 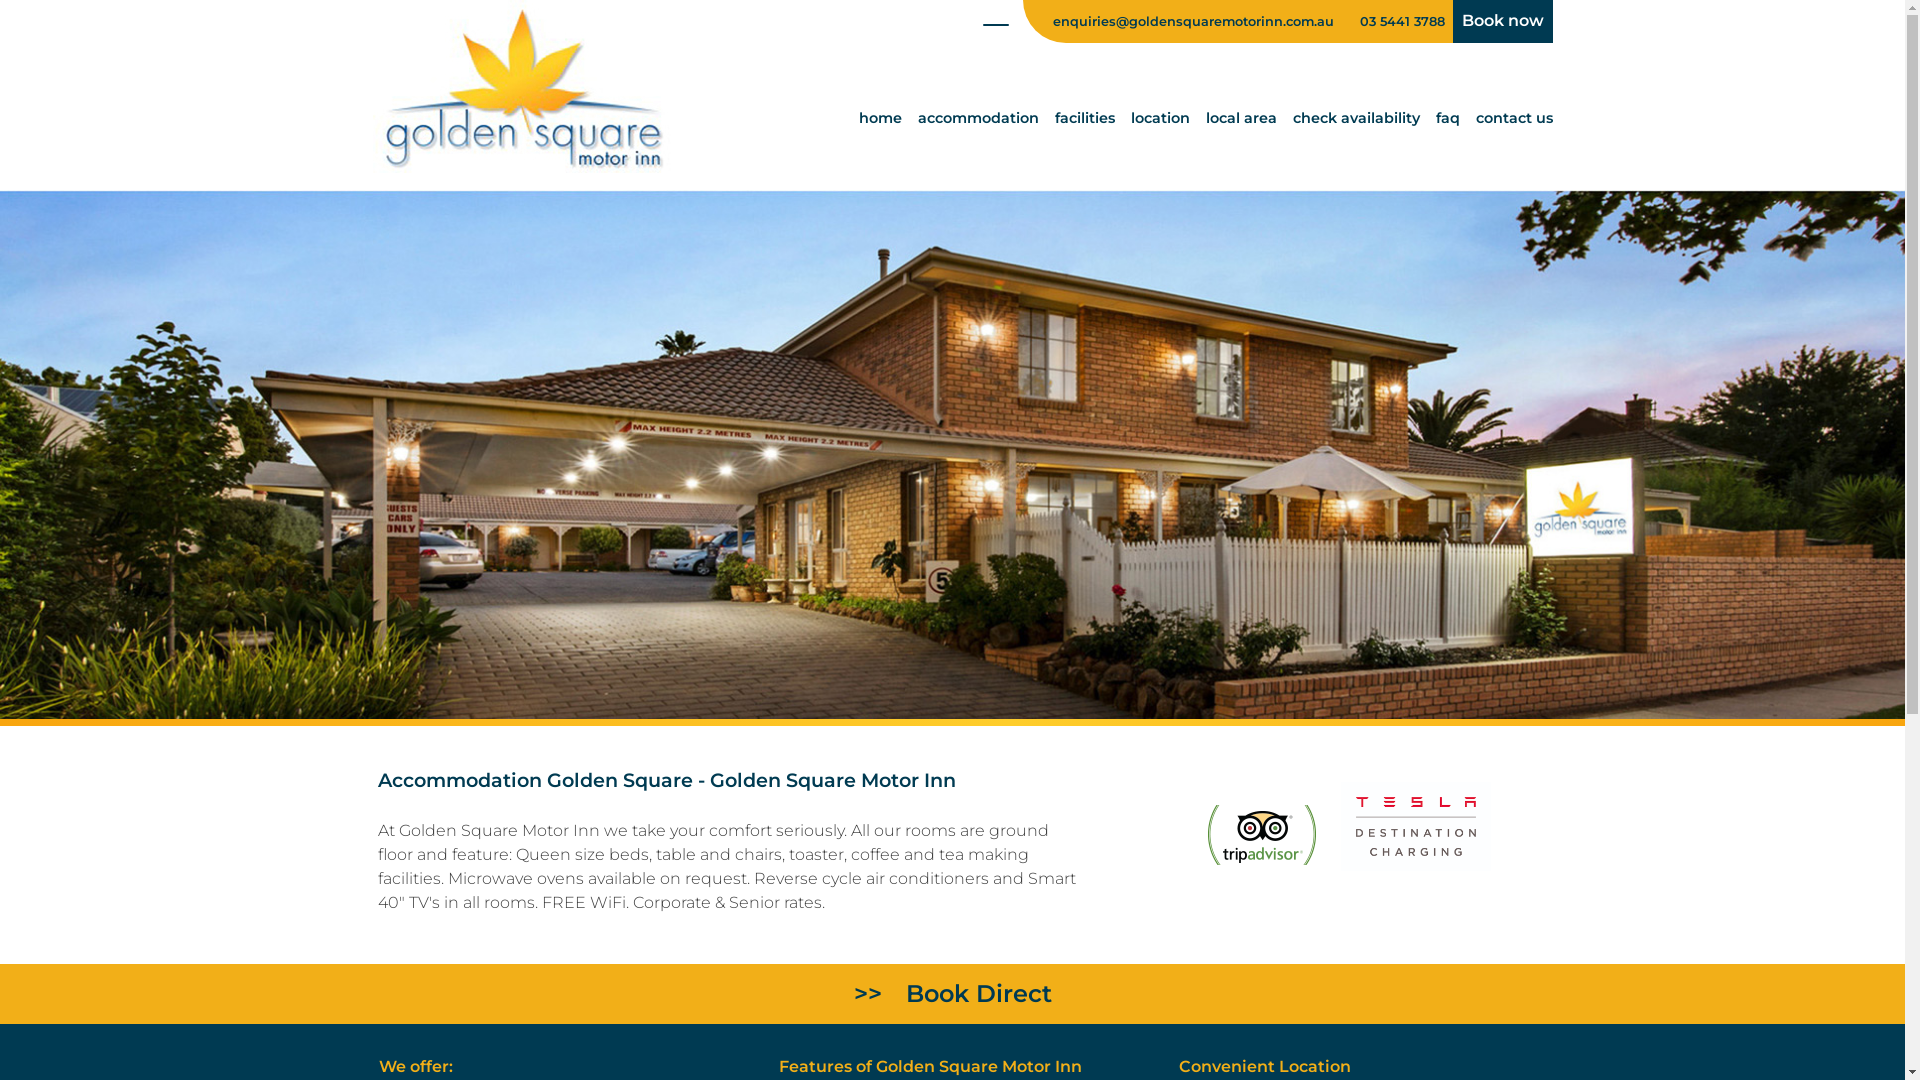 What do you see at coordinates (1502, 21) in the screenshot?
I see `'Book now'` at bounding box center [1502, 21].